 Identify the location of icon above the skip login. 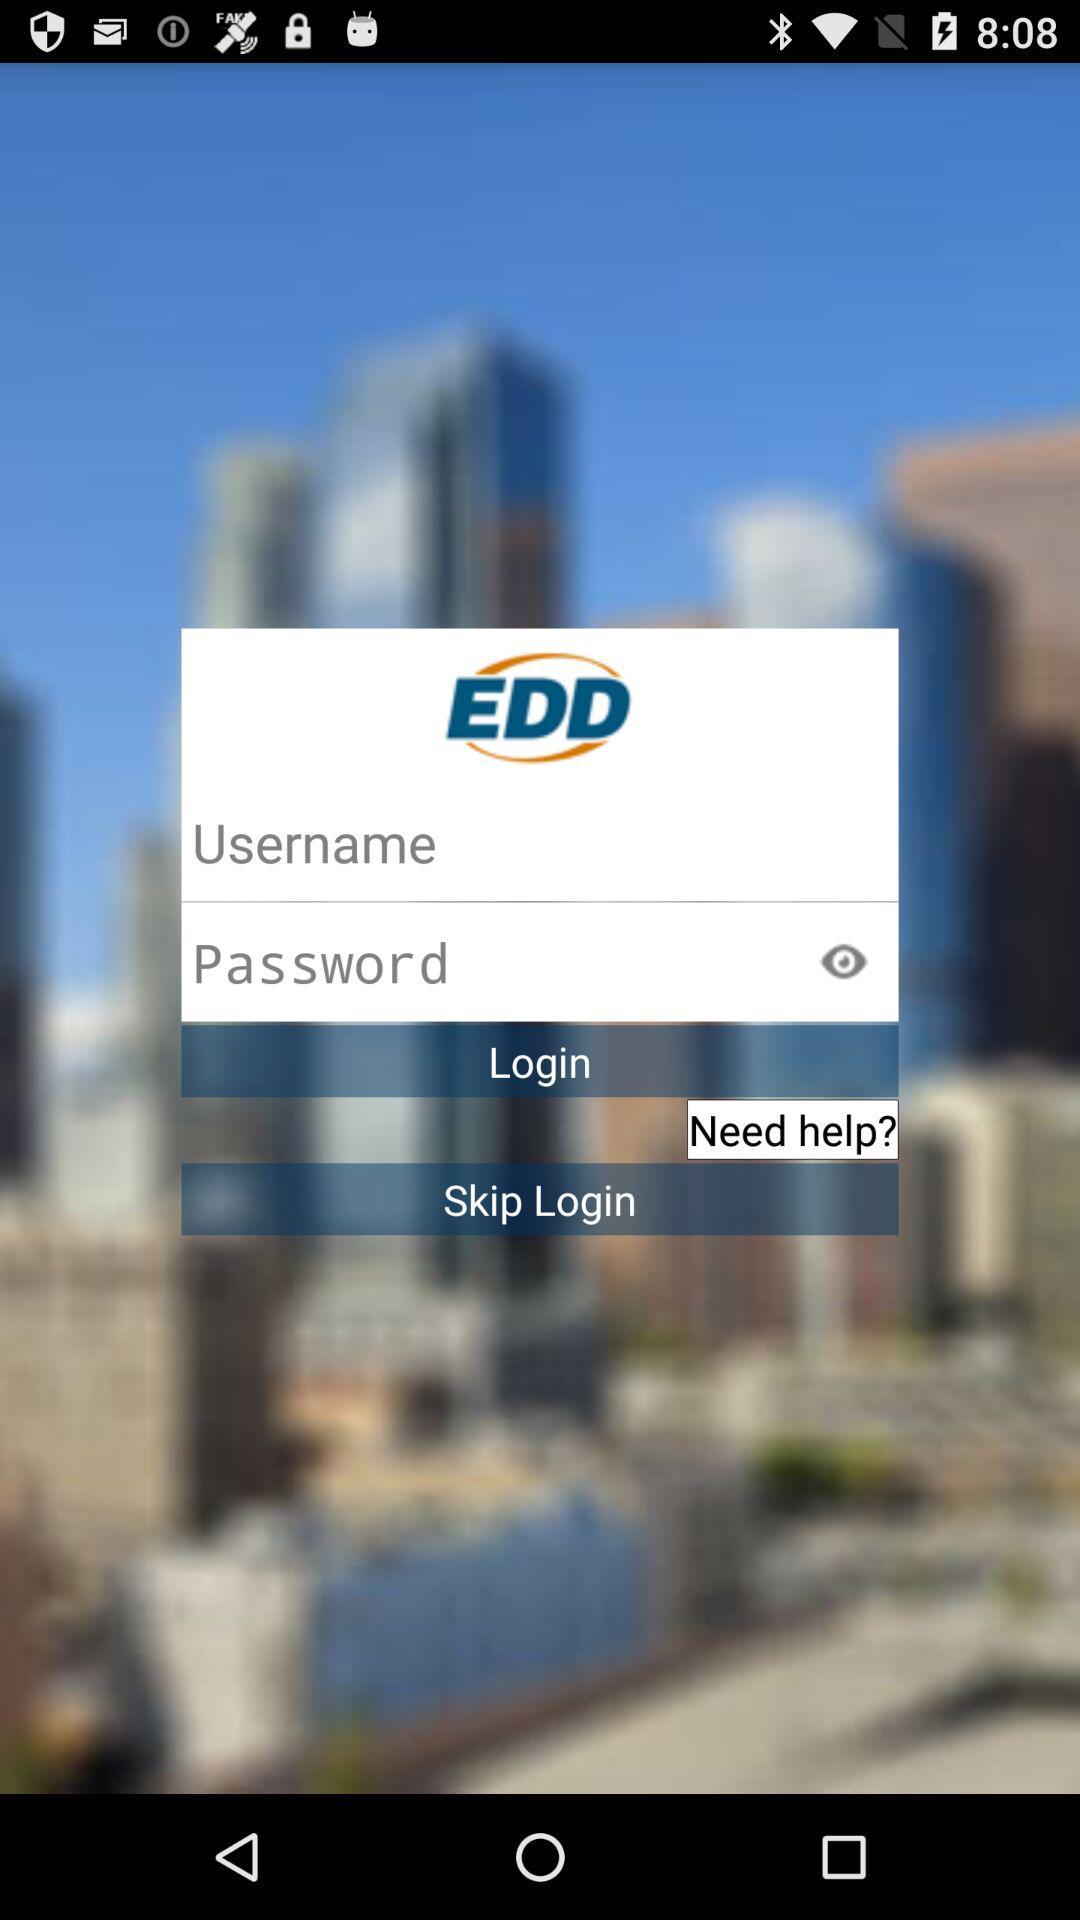
(791, 1129).